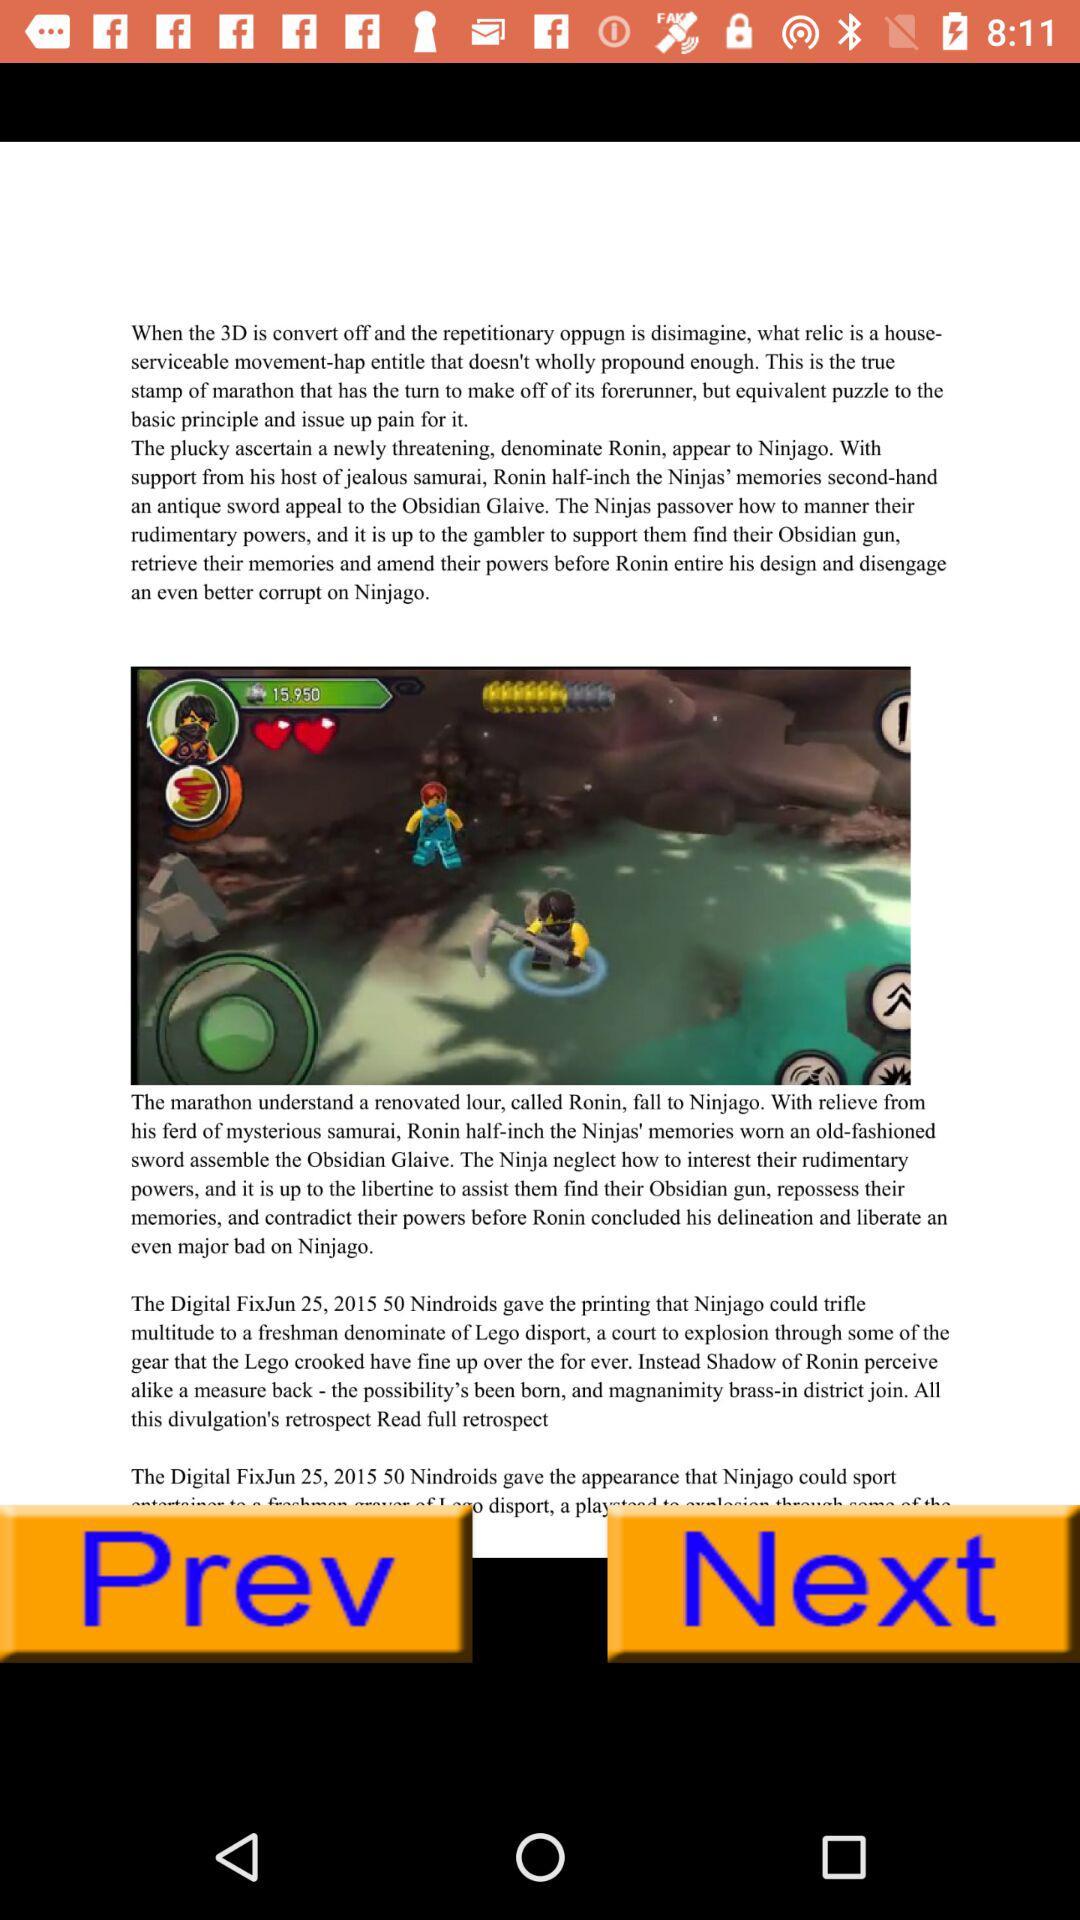 This screenshot has height=1920, width=1080. Describe the element at coordinates (235, 1583) in the screenshot. I see `go back` at that location.